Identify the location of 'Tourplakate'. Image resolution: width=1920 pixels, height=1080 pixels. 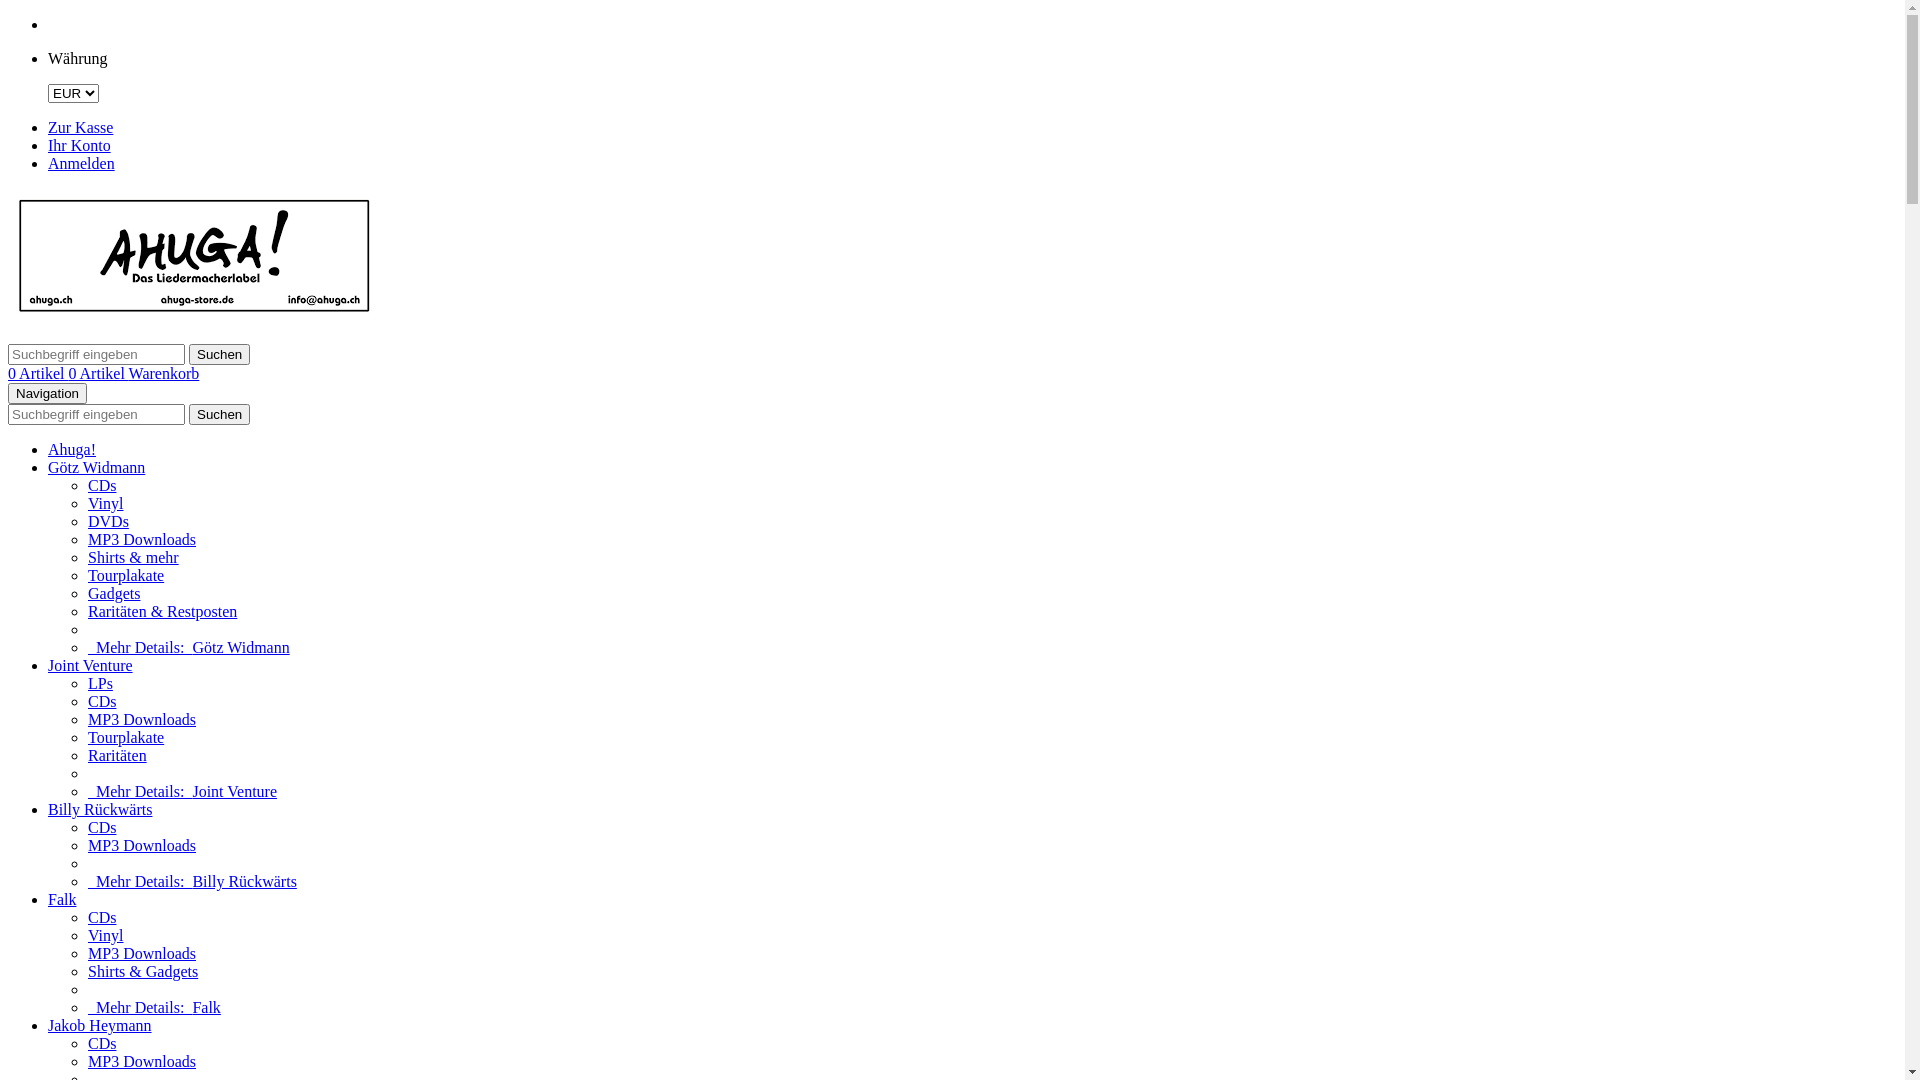
(124, 575).